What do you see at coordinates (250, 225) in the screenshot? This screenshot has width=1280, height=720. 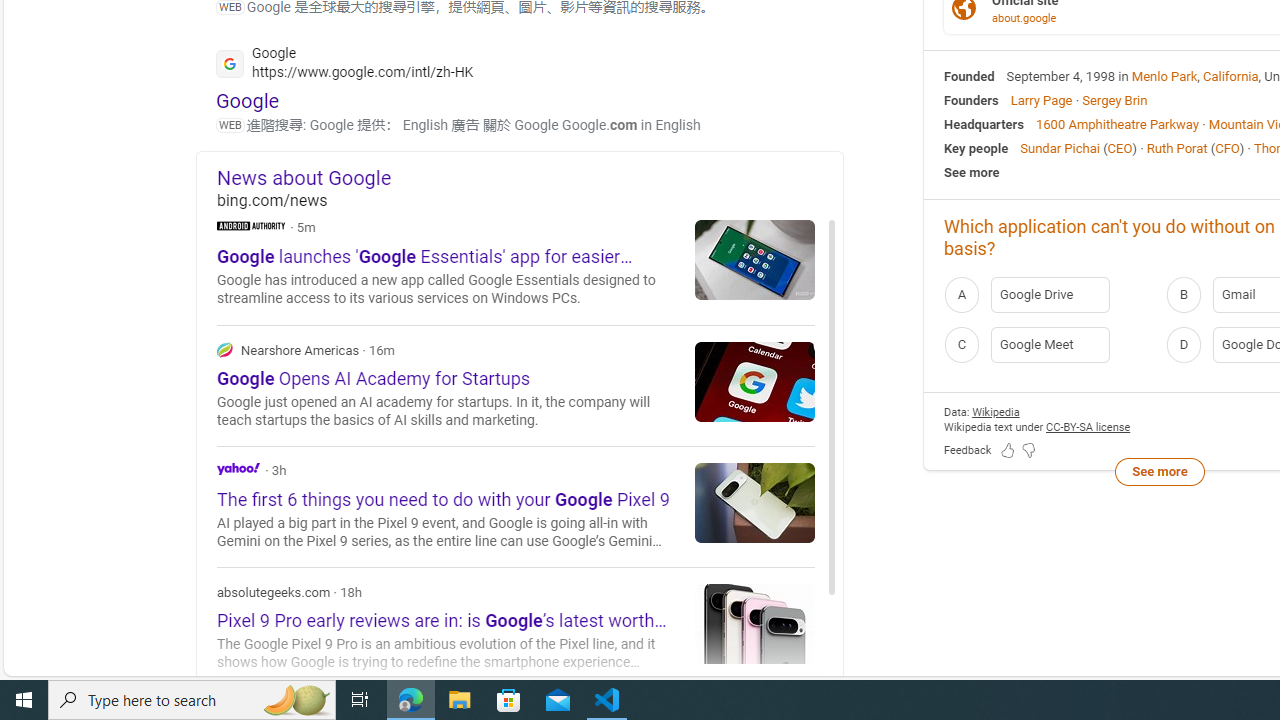 I see `'Android Authority'` at bounding box center [250, 225].